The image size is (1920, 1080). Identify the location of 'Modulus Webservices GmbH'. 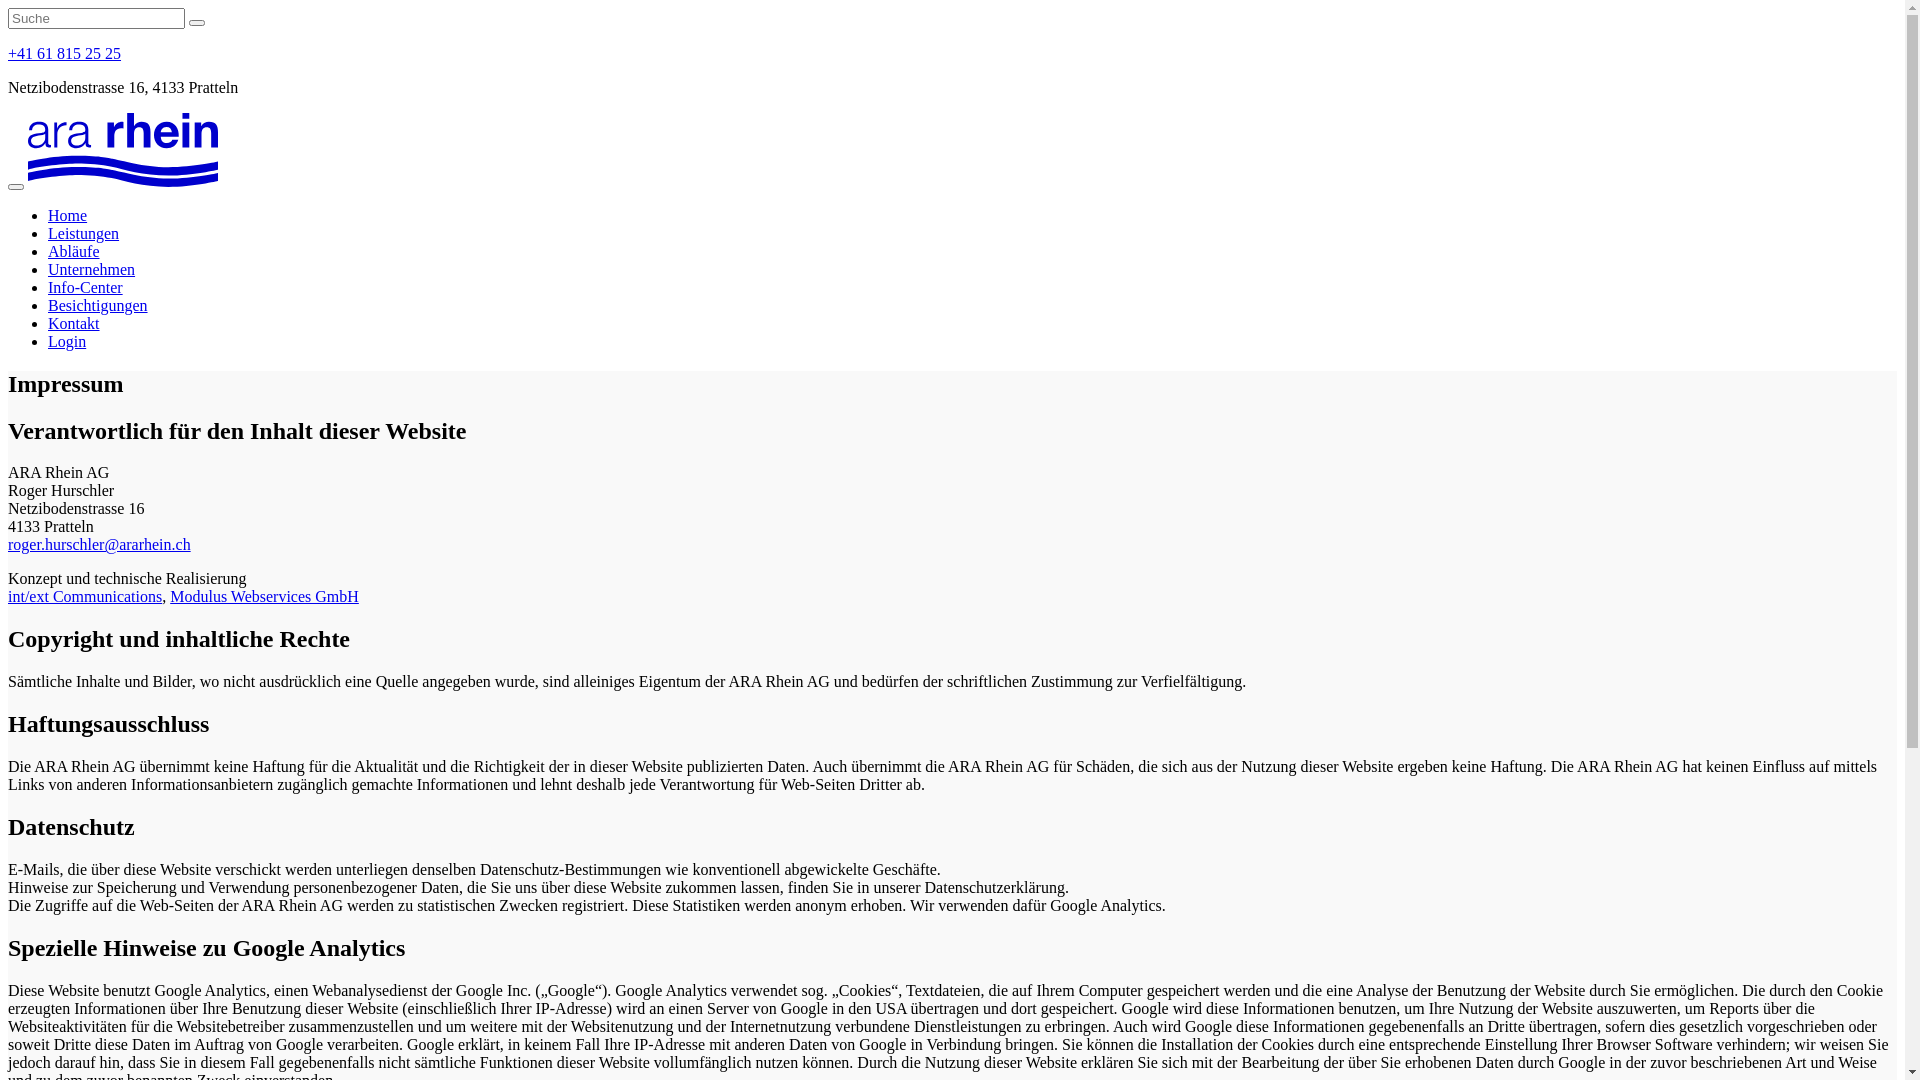
(169, 595).